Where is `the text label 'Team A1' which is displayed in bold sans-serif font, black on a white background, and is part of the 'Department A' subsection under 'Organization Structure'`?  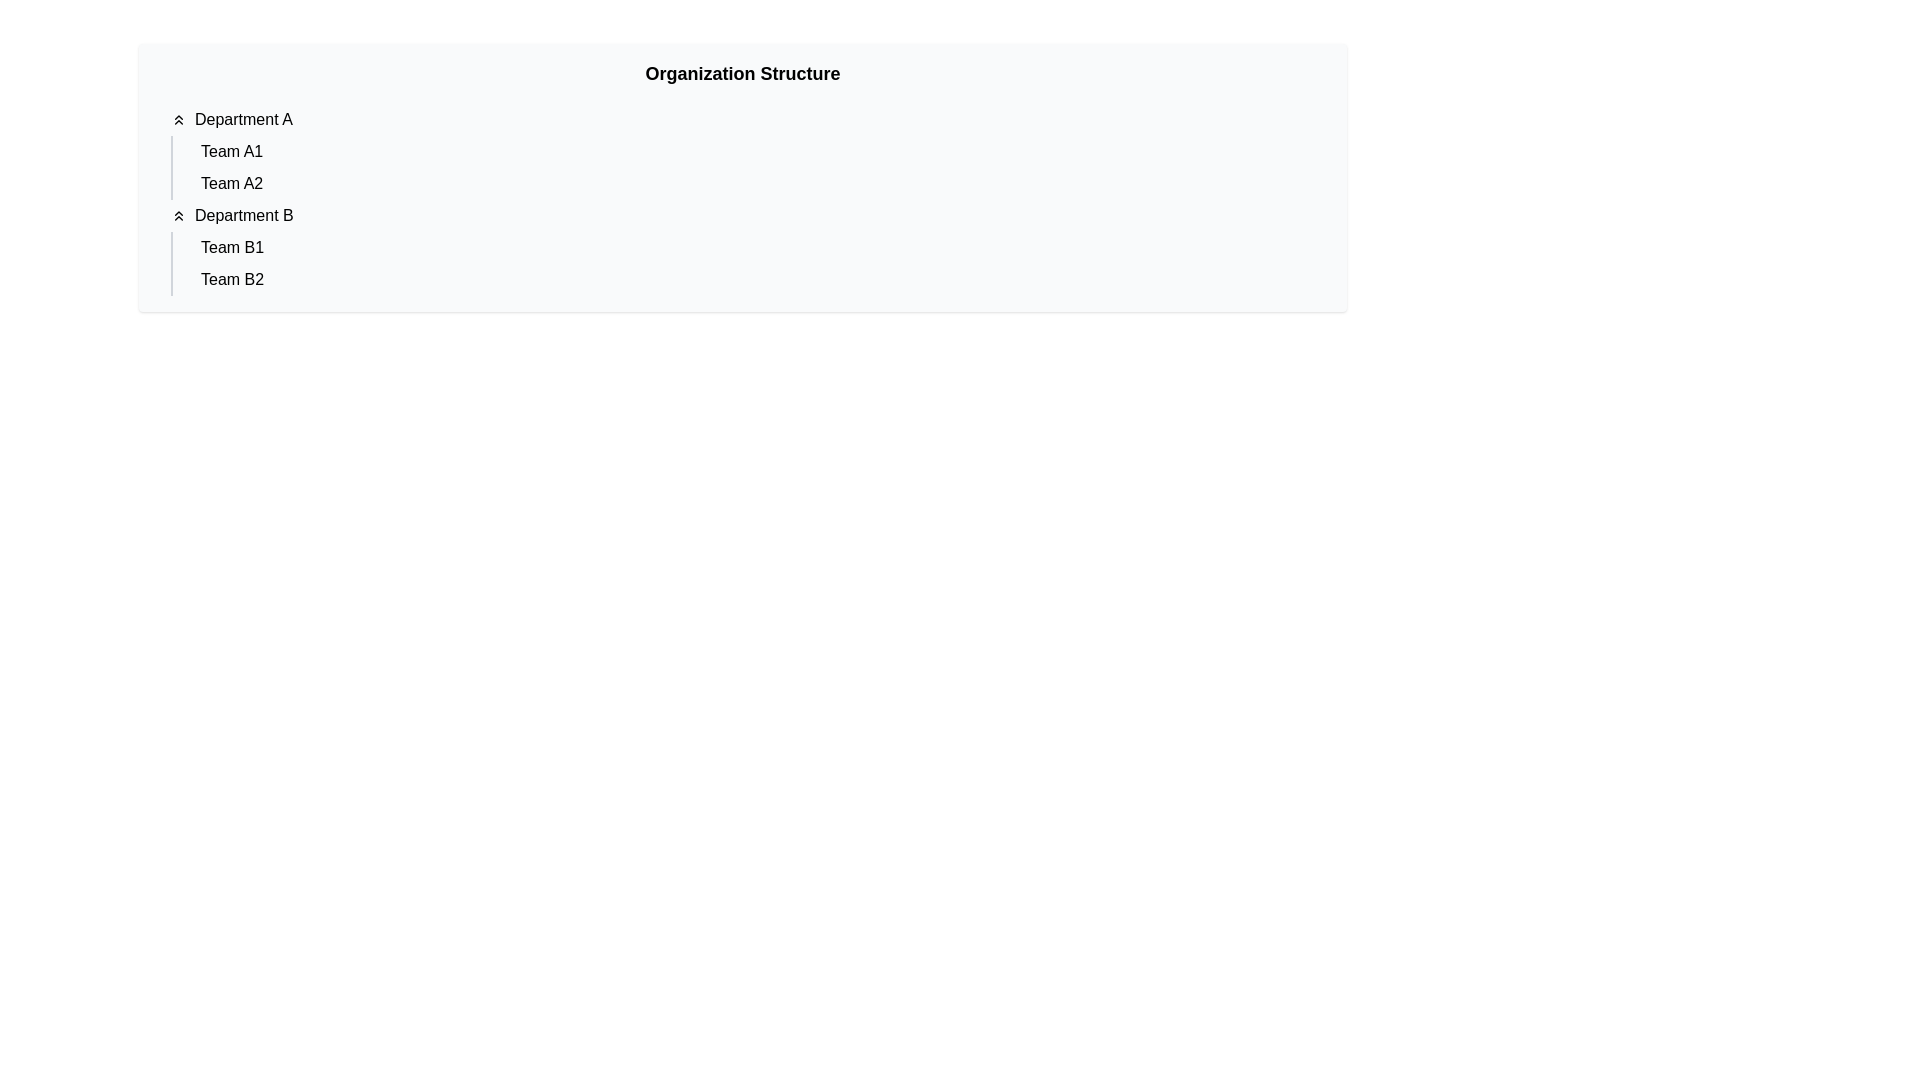
the text label 'Team A1' which is displayed in bold sans-serif font, black on a white background, and is part of the 'Department A' subsection under 'Organization Structure' is located at coordinates (232, 150).